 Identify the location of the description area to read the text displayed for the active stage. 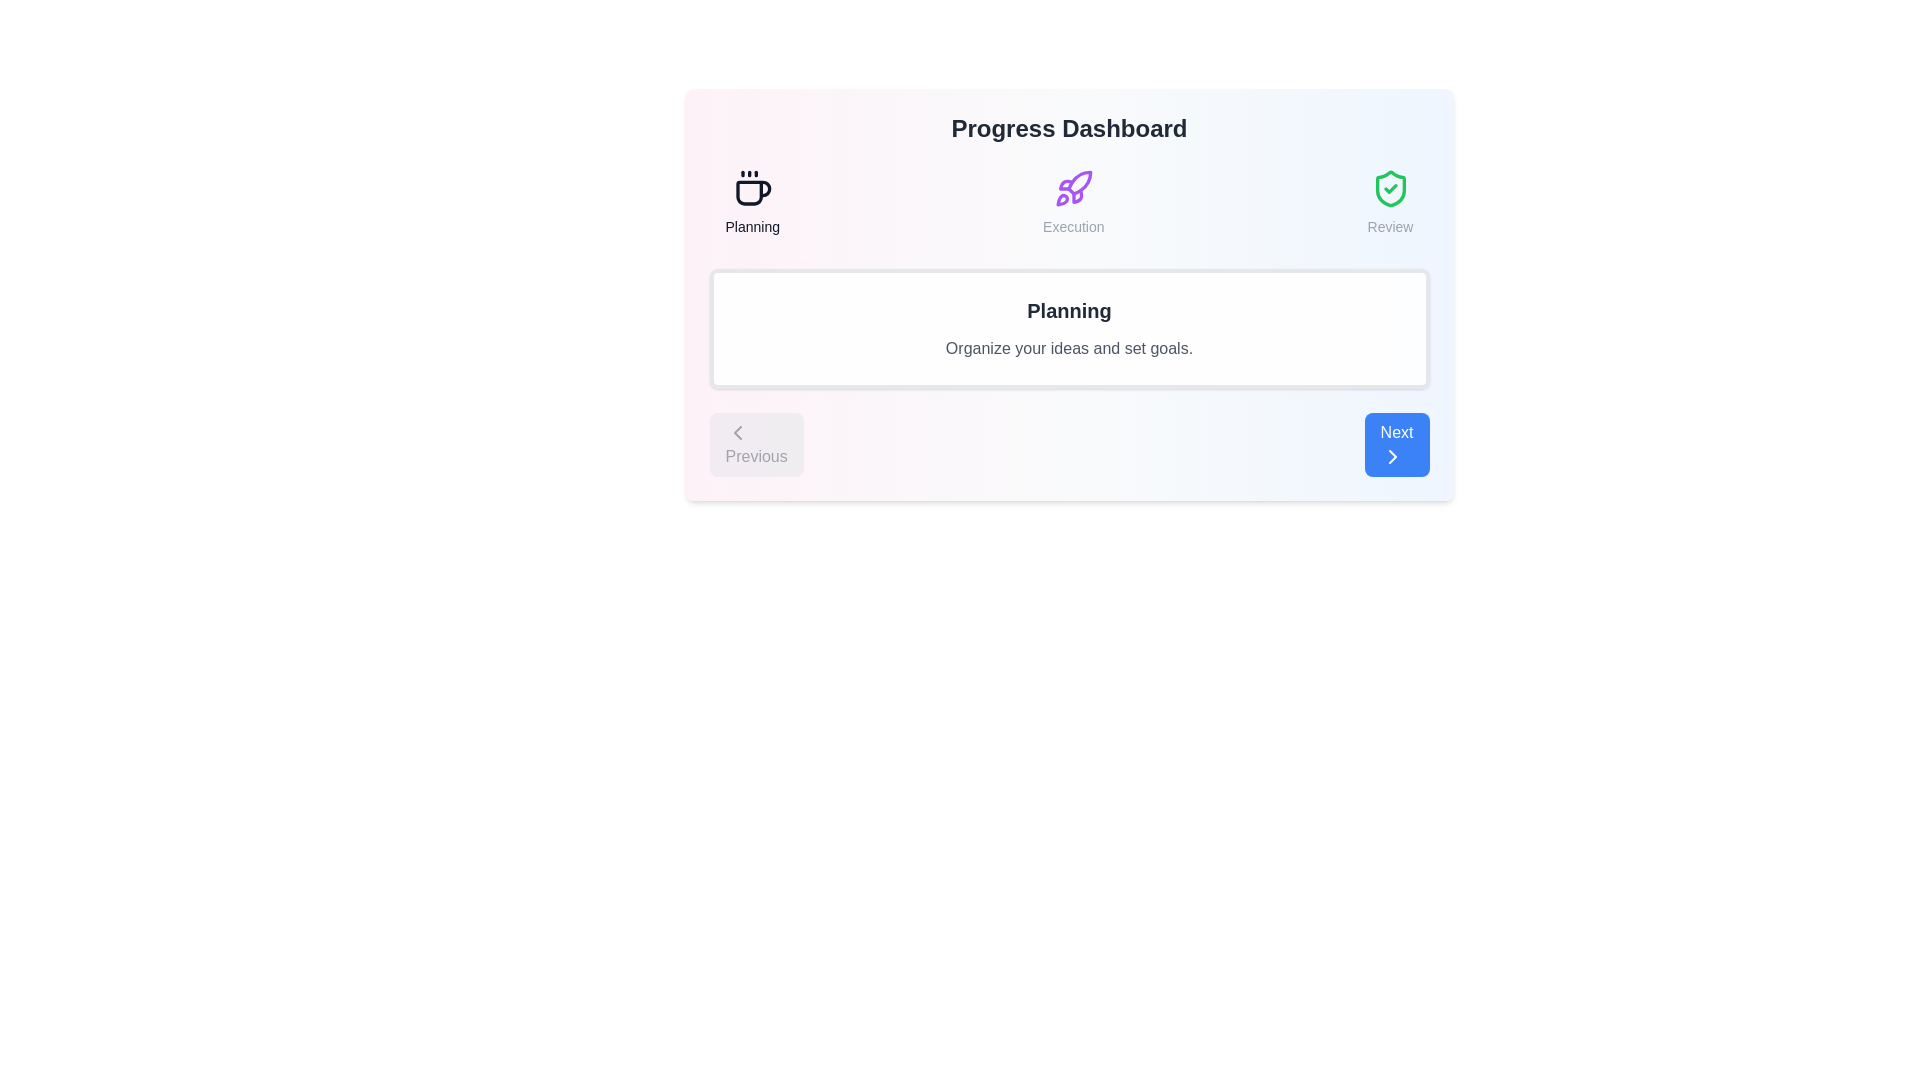
(1068, 327).